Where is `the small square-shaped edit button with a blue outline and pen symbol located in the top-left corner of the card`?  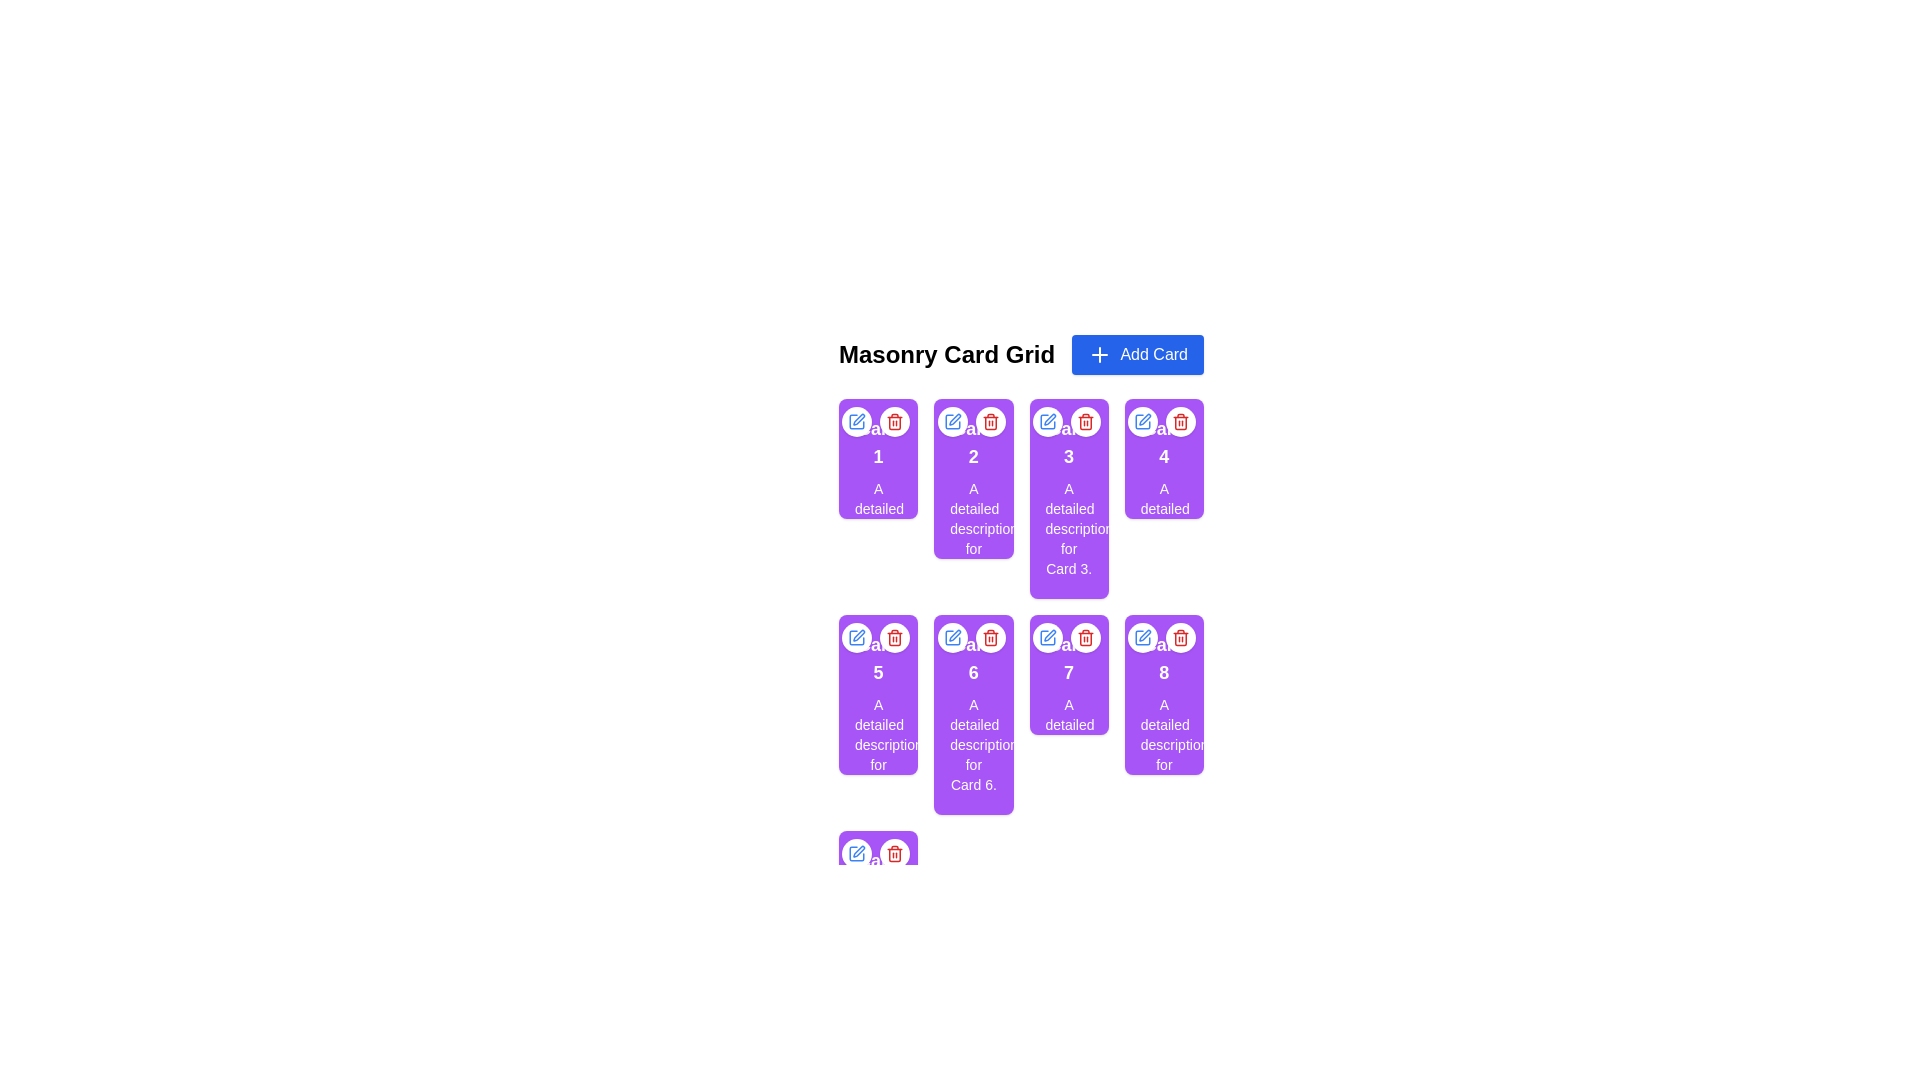
the small square-shaped edit button with a blue outline and pen symbol located in the top-left corner of the card is located at coordinates (1142, 420).